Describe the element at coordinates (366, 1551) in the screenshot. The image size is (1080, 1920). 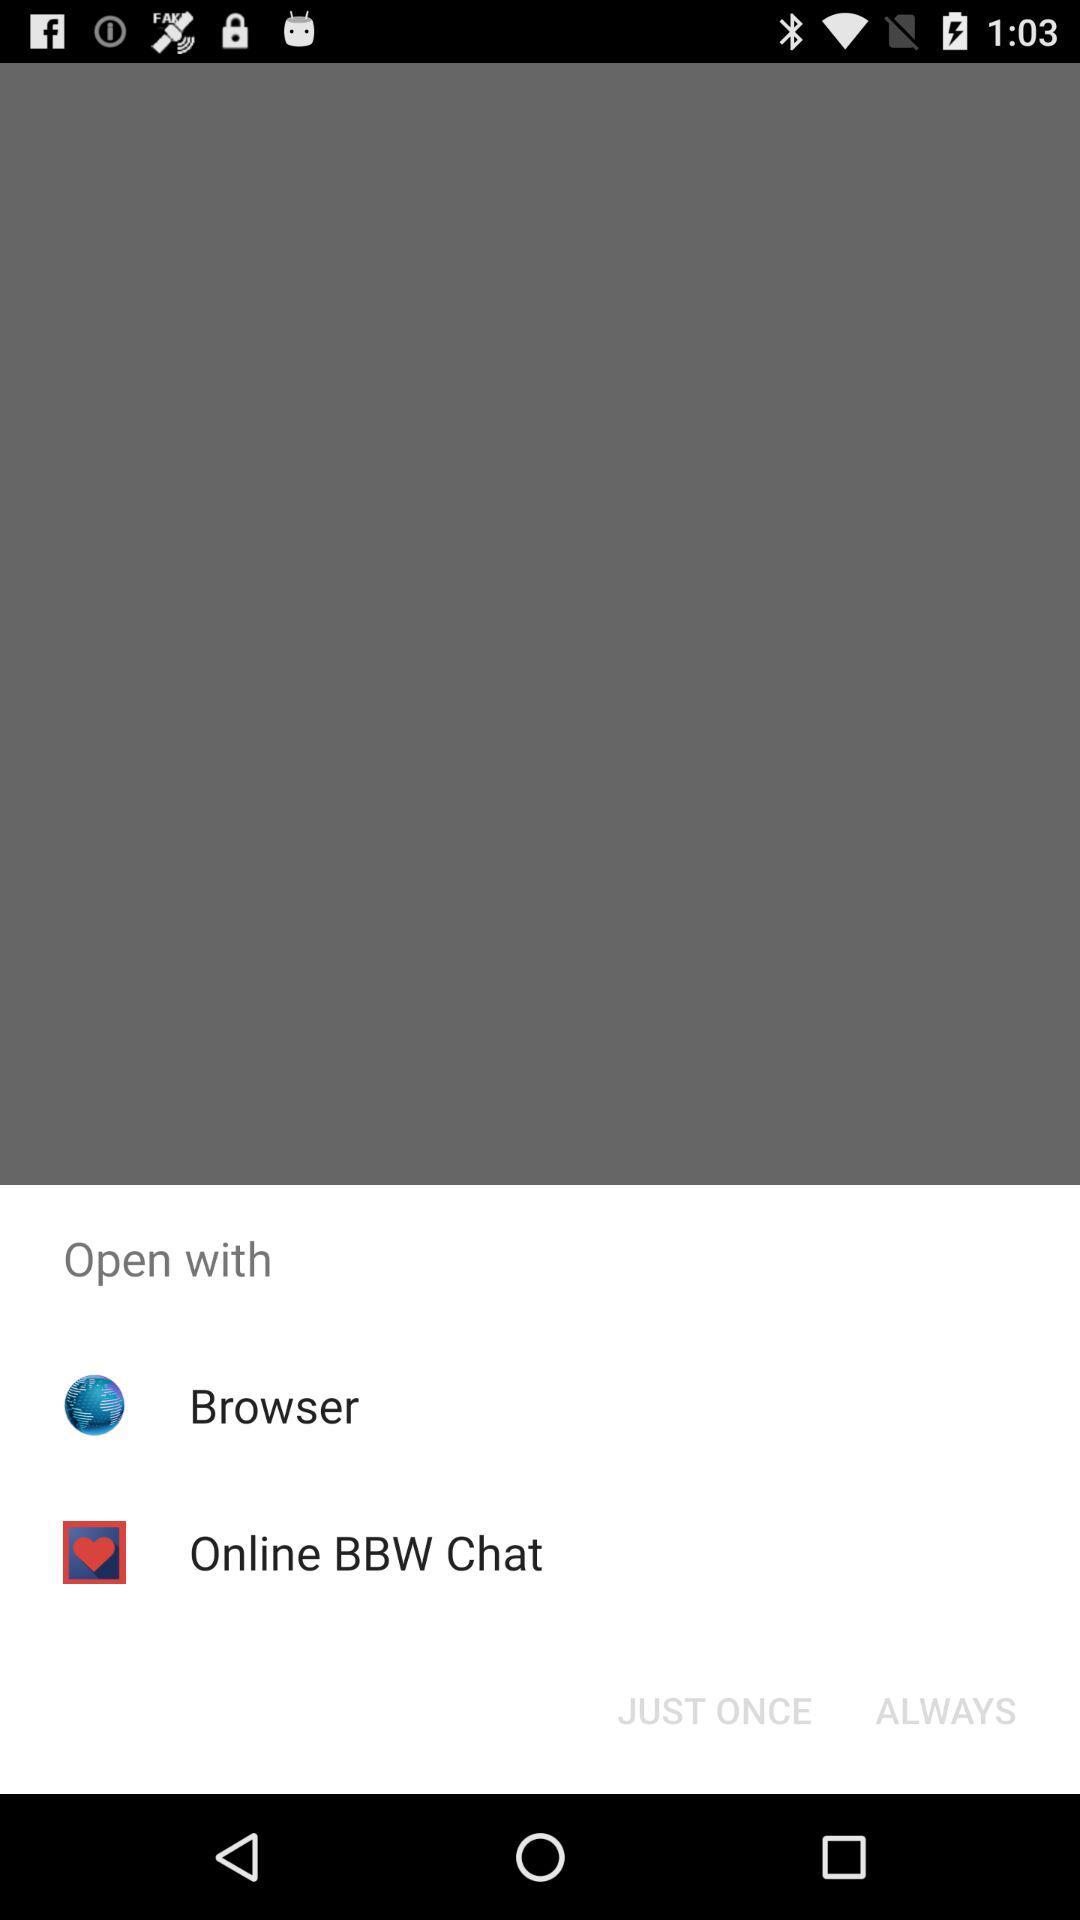
I see `item below the browser app` at that location.